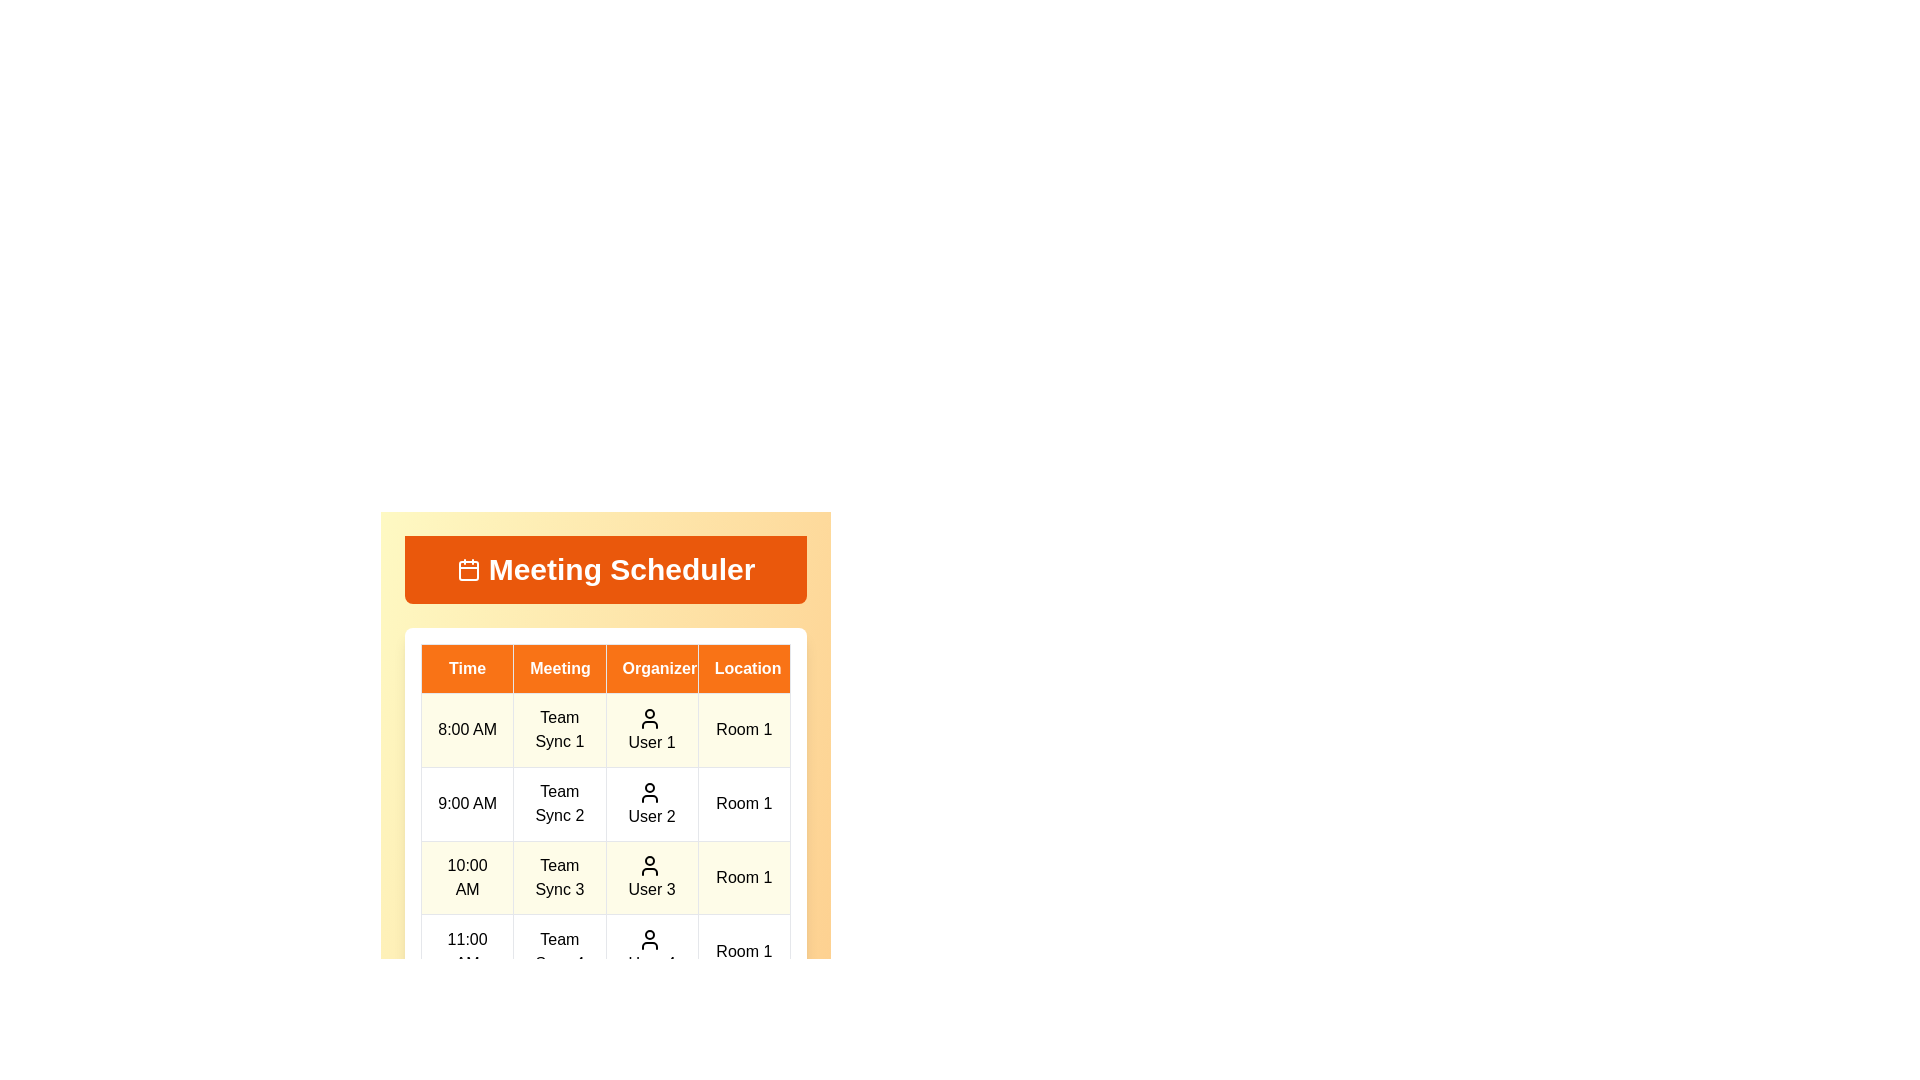 The image size is (1920, 1080). What do you see at coordinates (466, 668) in the screenshot?
I see `the header column Time to sort or filter the schedule` at bounding box center [466, 668].